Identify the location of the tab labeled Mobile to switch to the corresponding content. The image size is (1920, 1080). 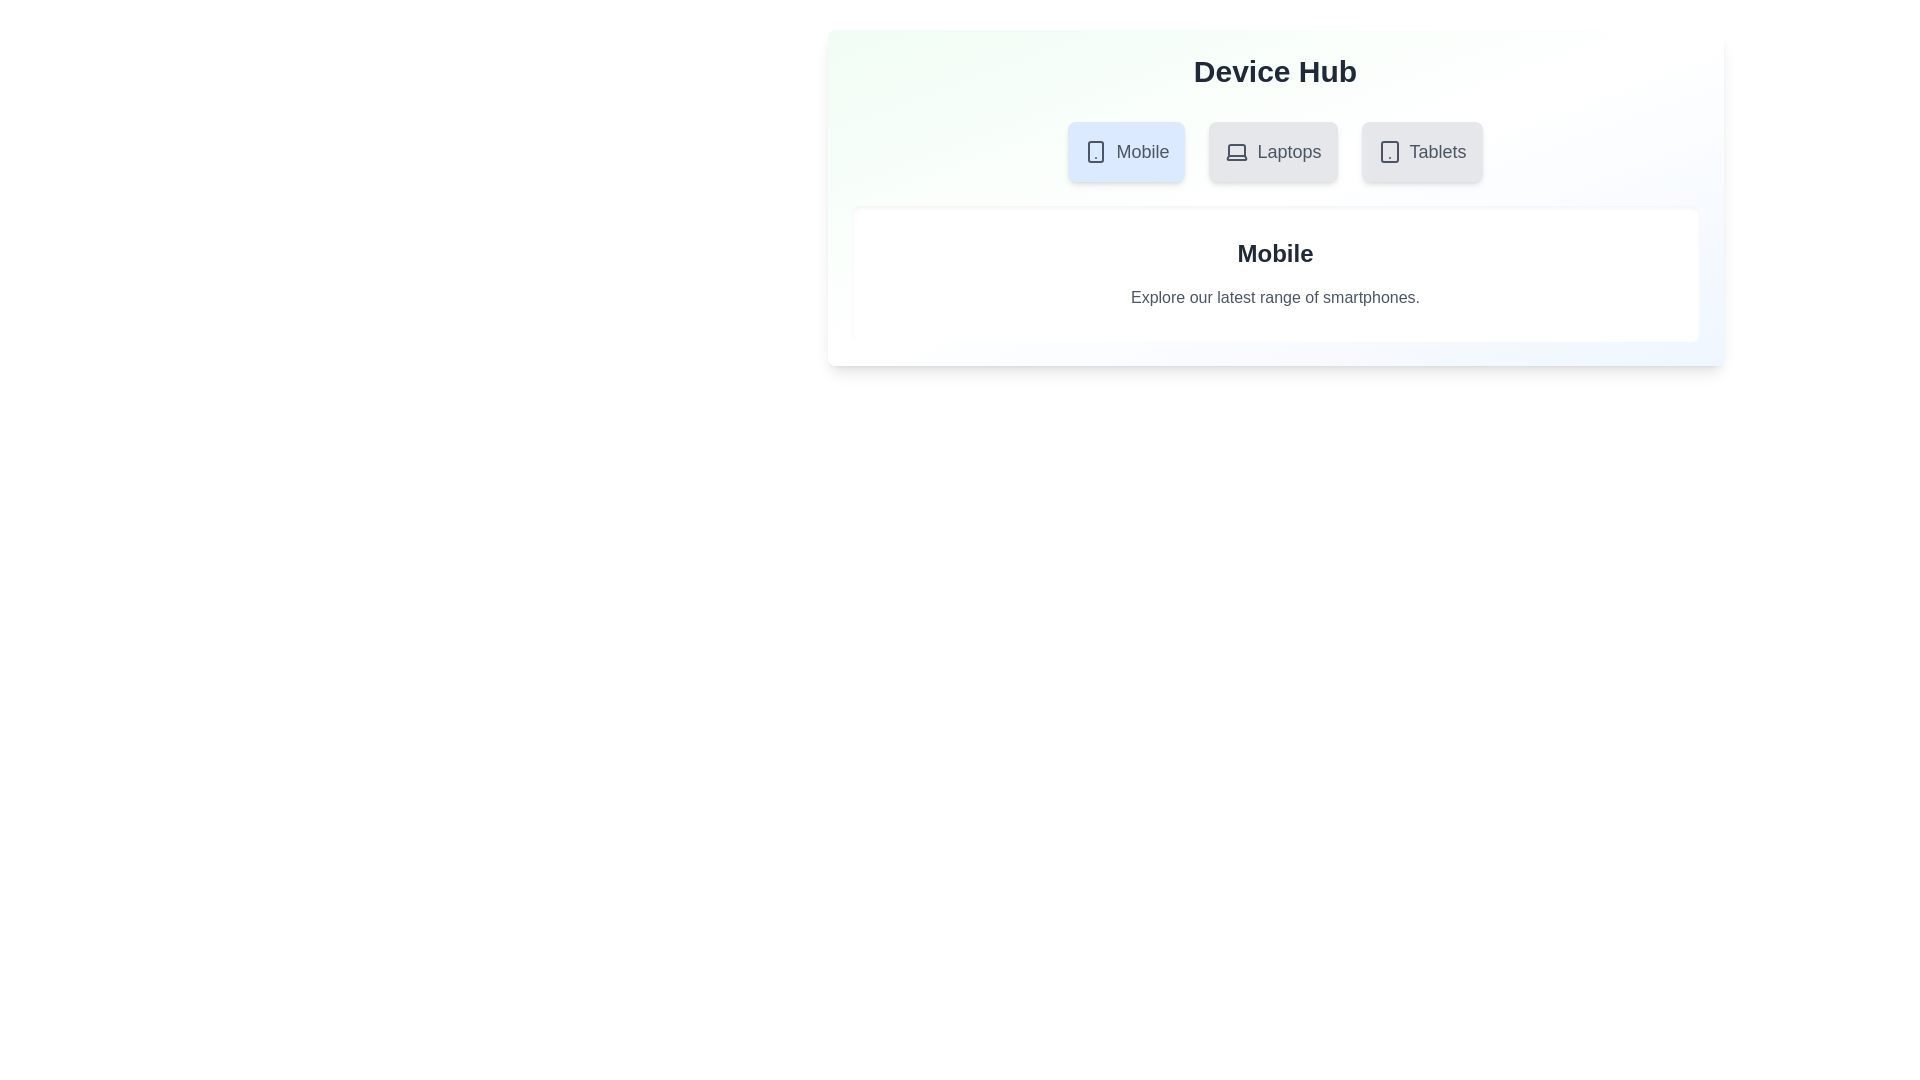
(1126, 150).